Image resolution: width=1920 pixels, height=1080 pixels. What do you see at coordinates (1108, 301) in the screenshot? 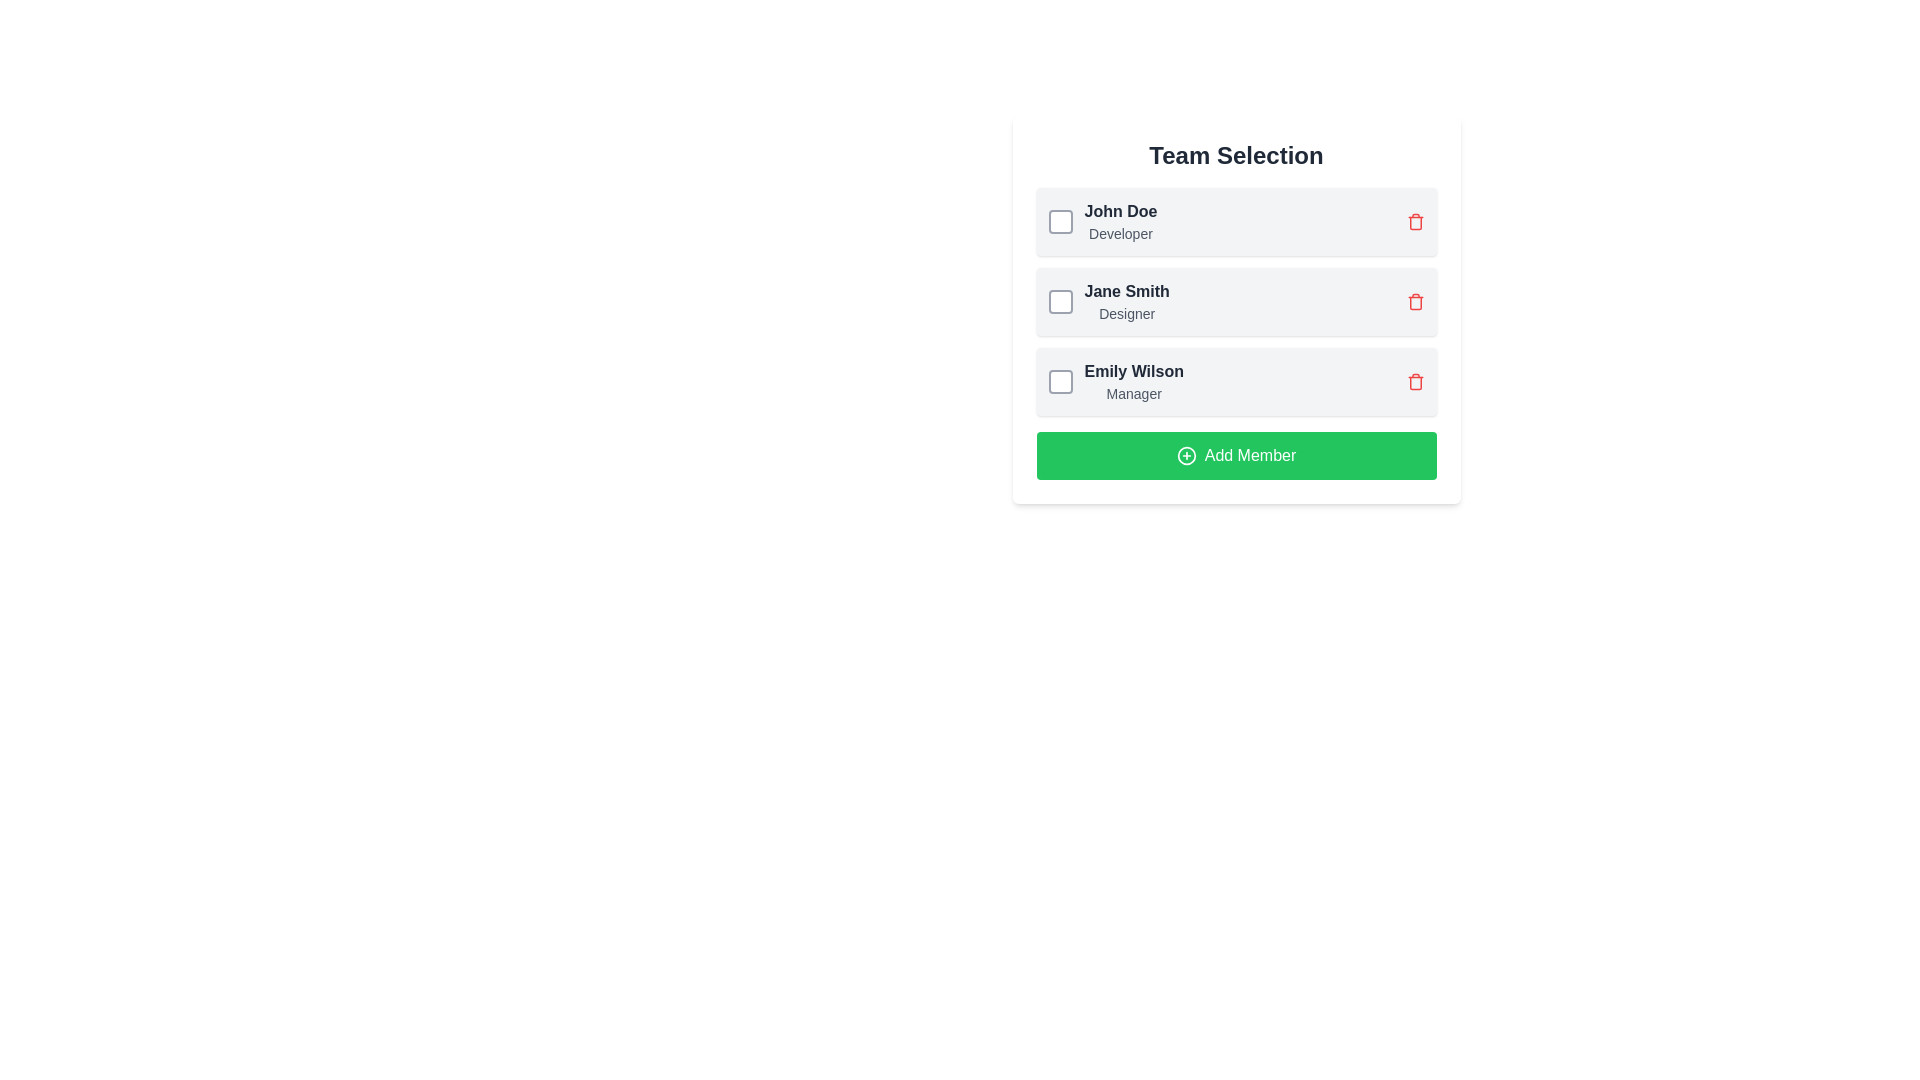
I see `the text display representing an individual member in the 'Team Selection' list, which is located in the second row, between 'John Doe' and 'Emily Wilson'` at bounding box center [1108, 301].